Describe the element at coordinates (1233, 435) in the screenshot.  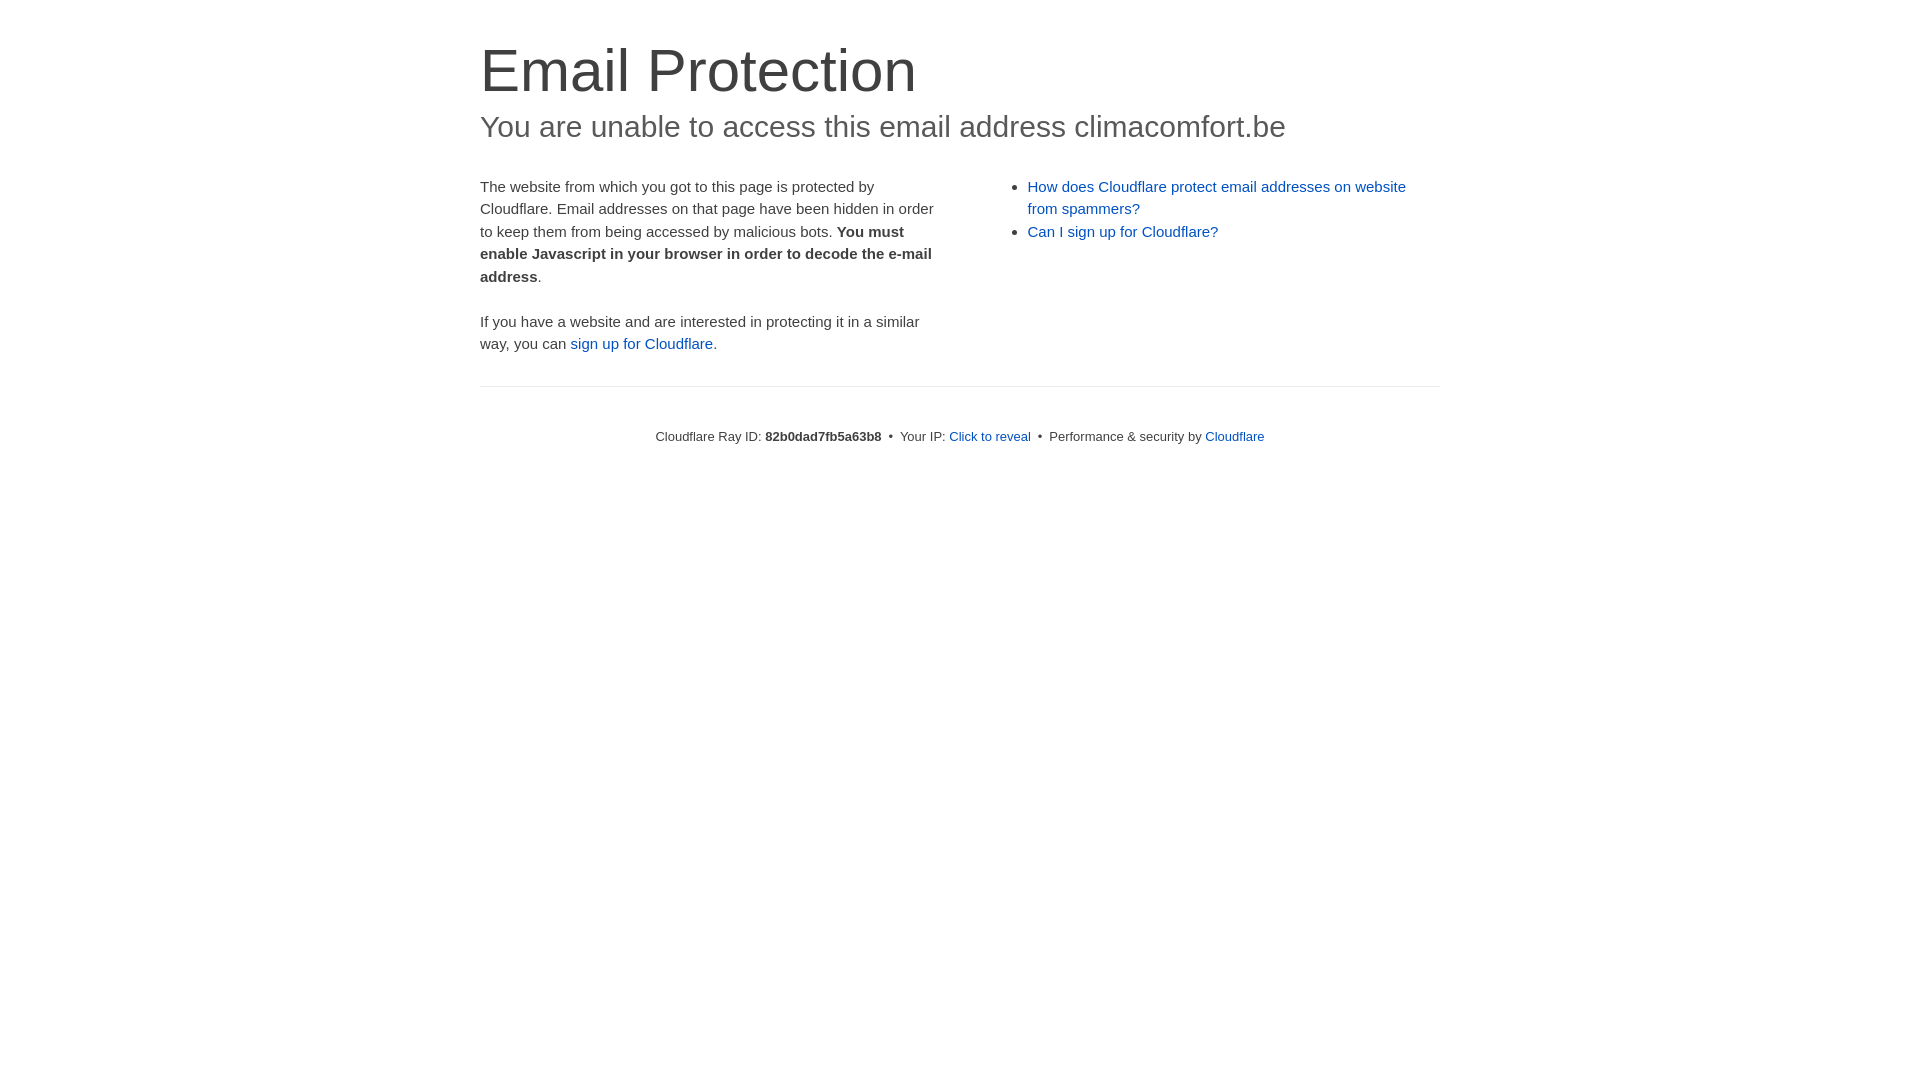
I see `'Cloudflare'` at that location.